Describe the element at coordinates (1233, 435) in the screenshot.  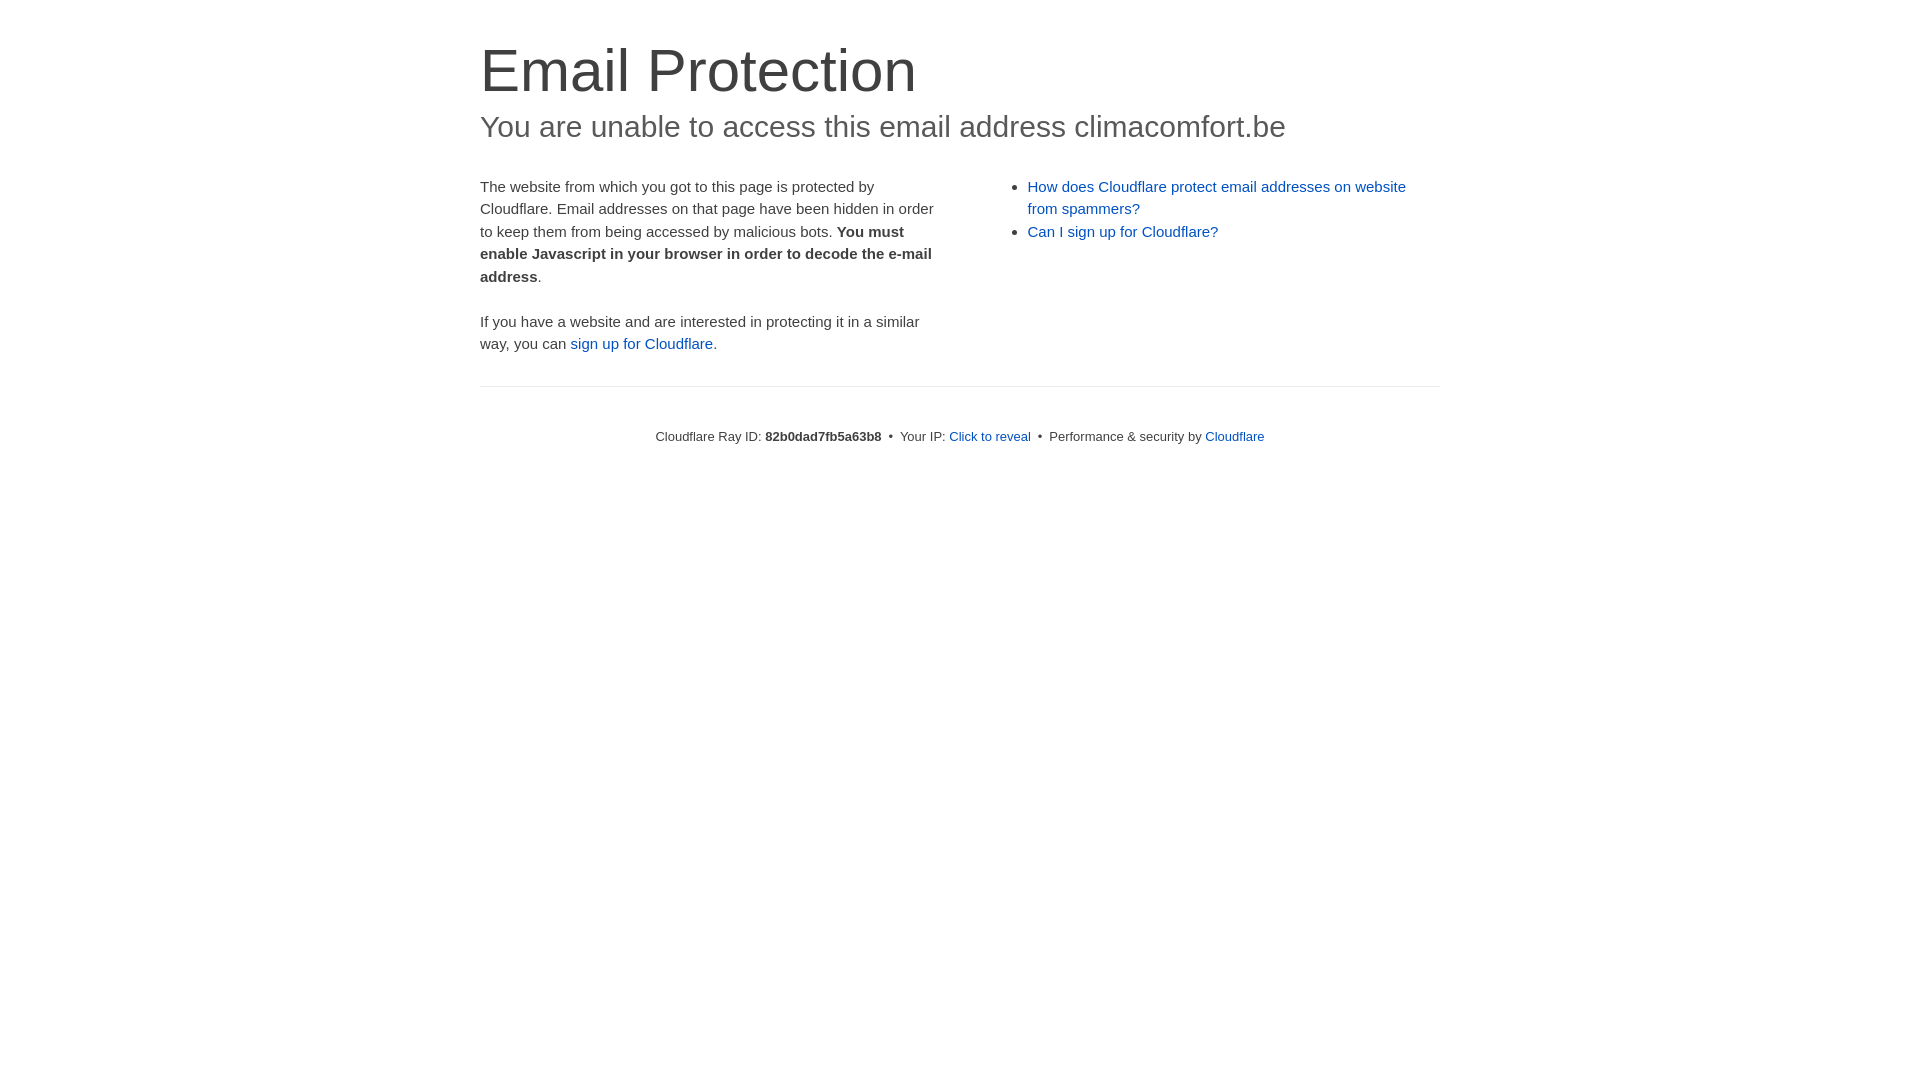
I see `'Cloudflare'` at that location.